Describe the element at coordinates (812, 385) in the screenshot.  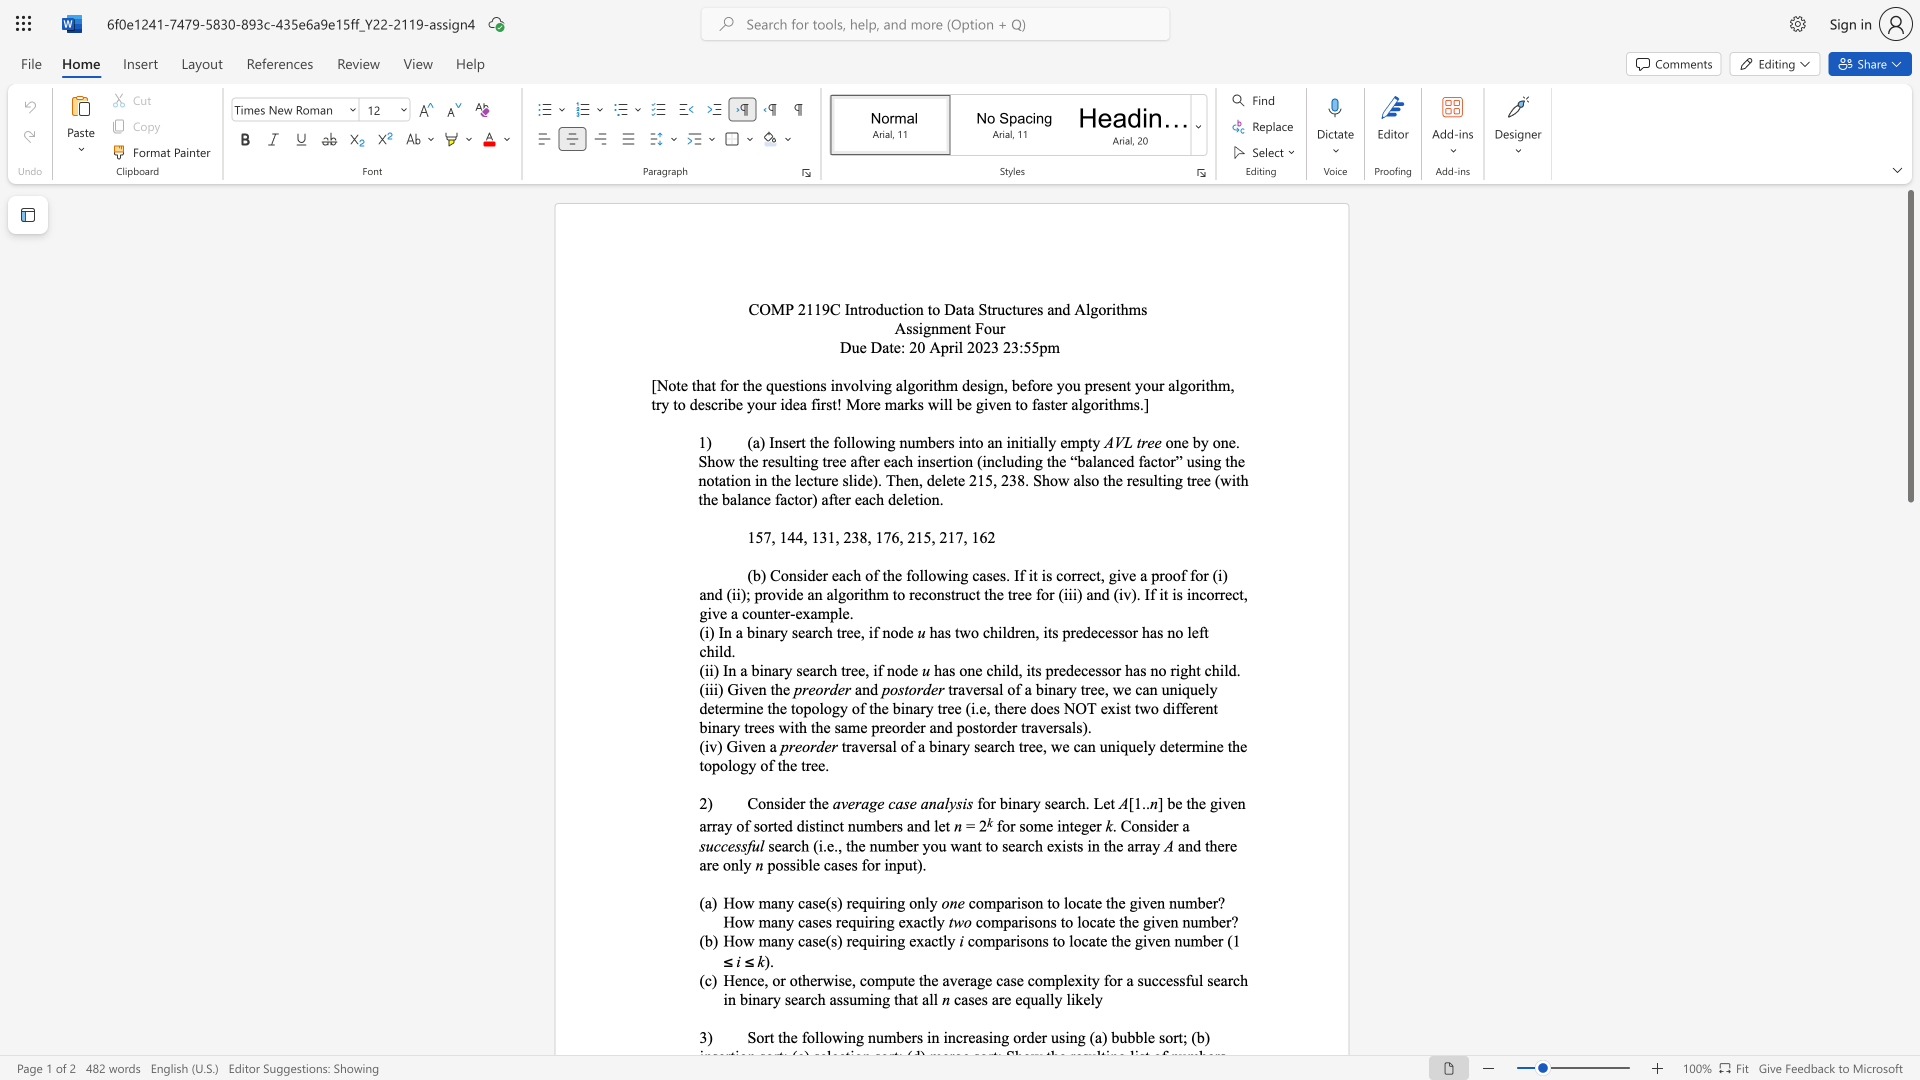
I see `the subset text "ns involving algorithm design, before you present your" within the text "[Note that for the questions involving algorithm design, before you present your algorithm, try to describe your idea first! More marks will be given to faster algorithms.]"` at that location.